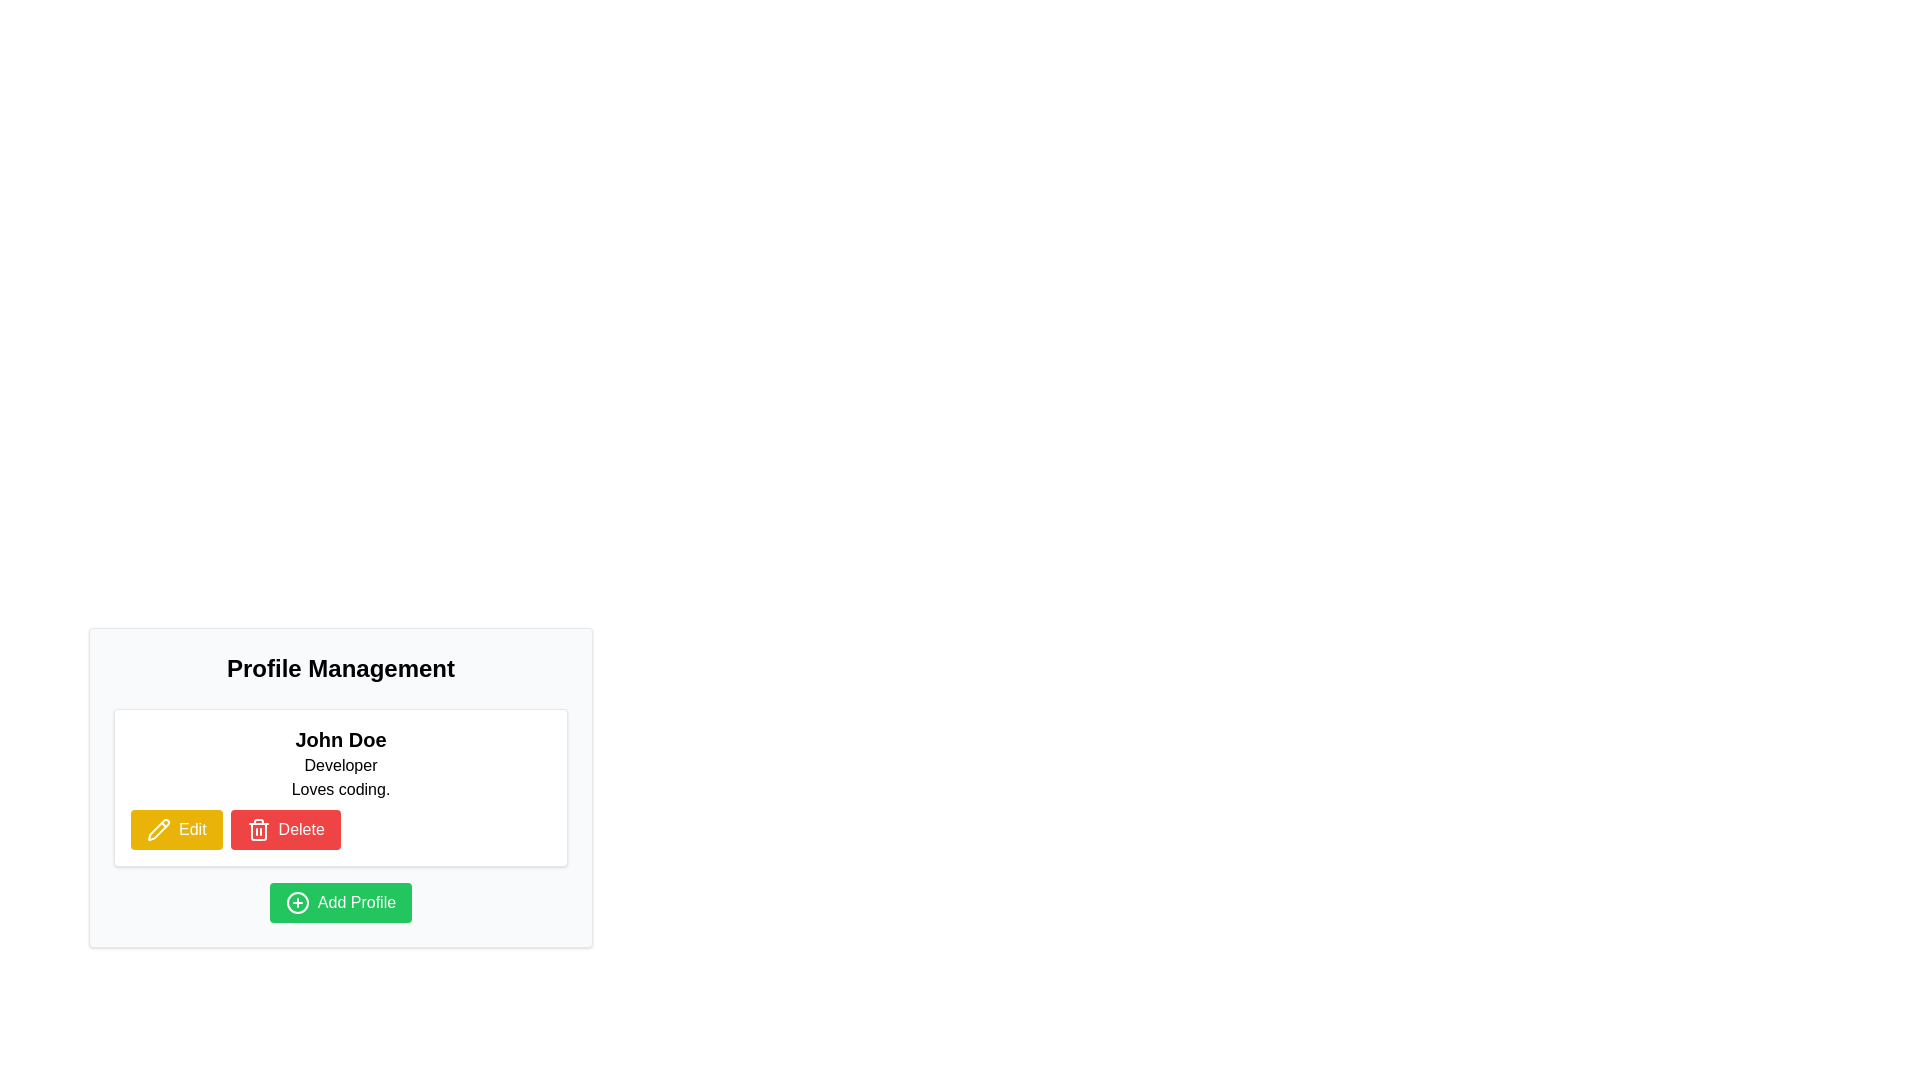  I want to click on the 'Edit' icon, which is part of the visual indicator for the 'Edit' action, located to the left of the 'Delete' button, so click(157, 829).